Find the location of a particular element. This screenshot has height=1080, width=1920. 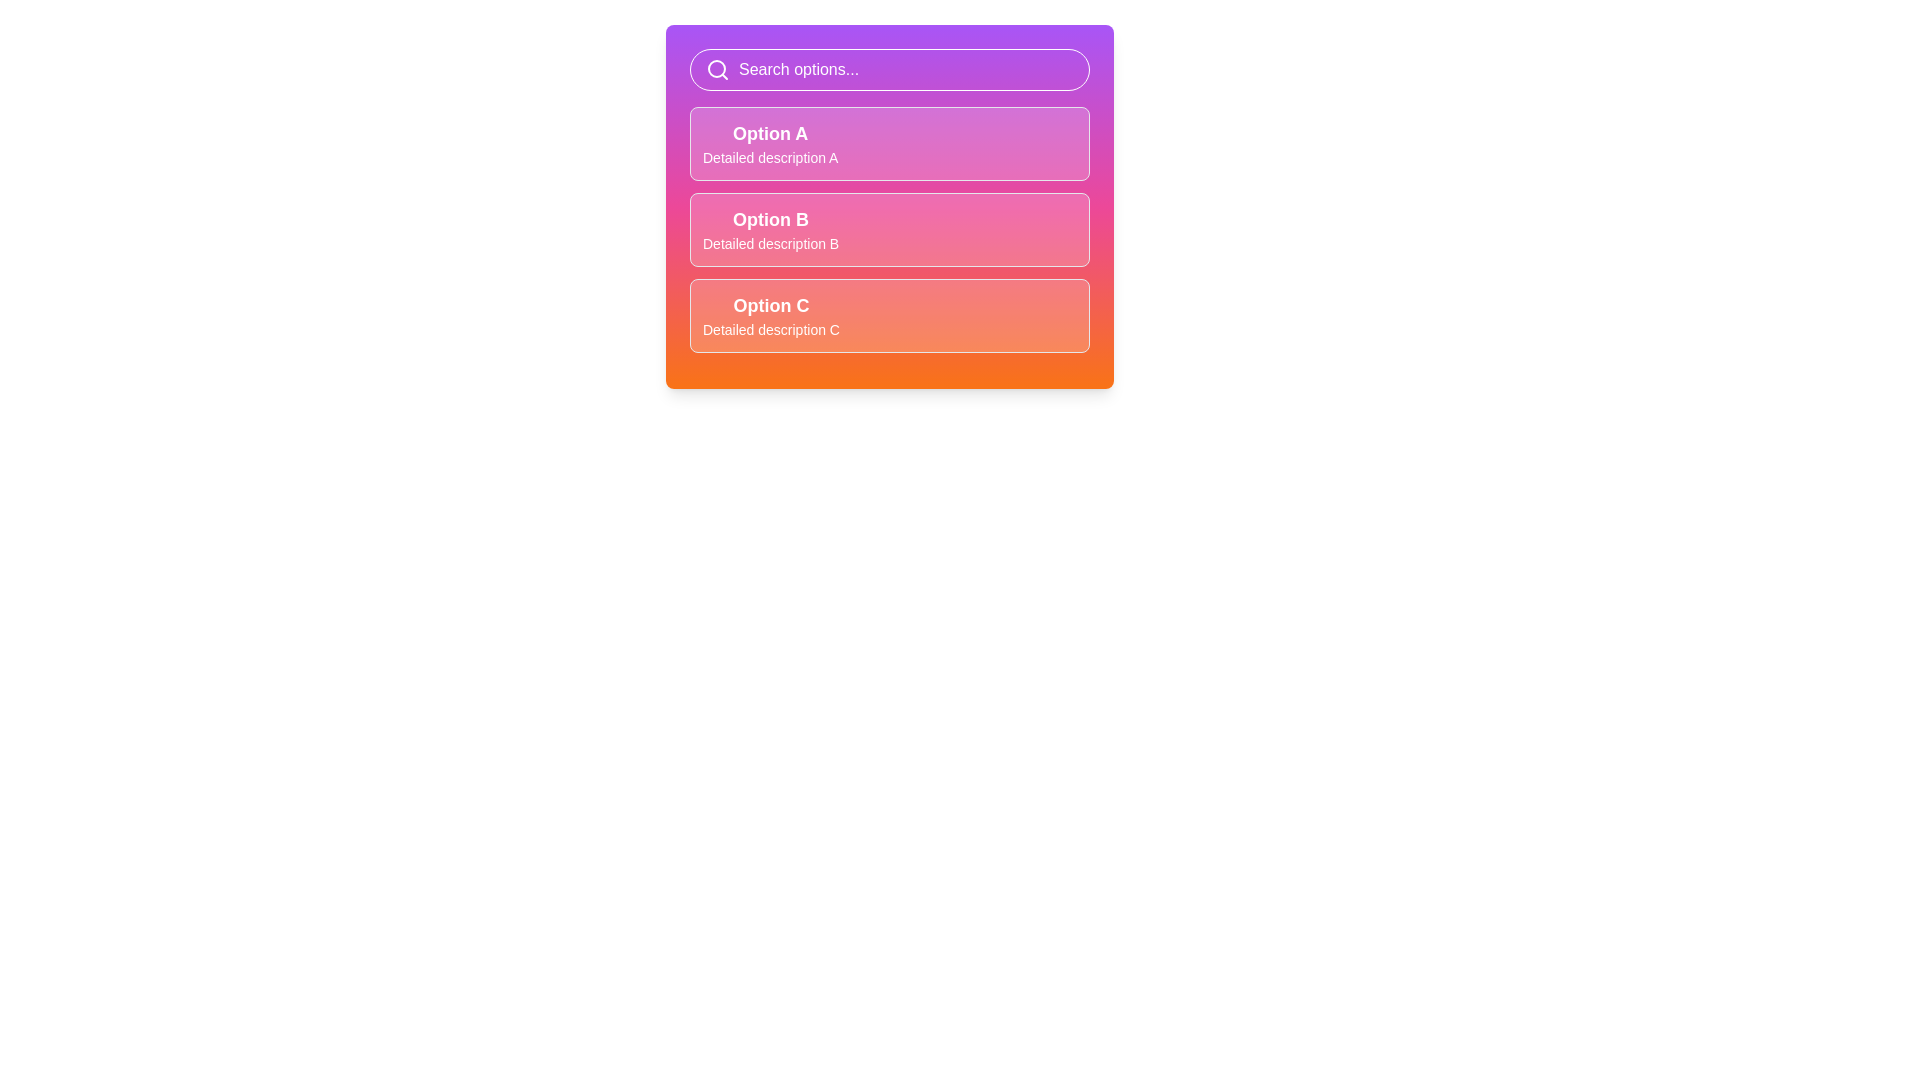

the Text Label providing additional information for 'Option C' is located at coordinates (770, 329).